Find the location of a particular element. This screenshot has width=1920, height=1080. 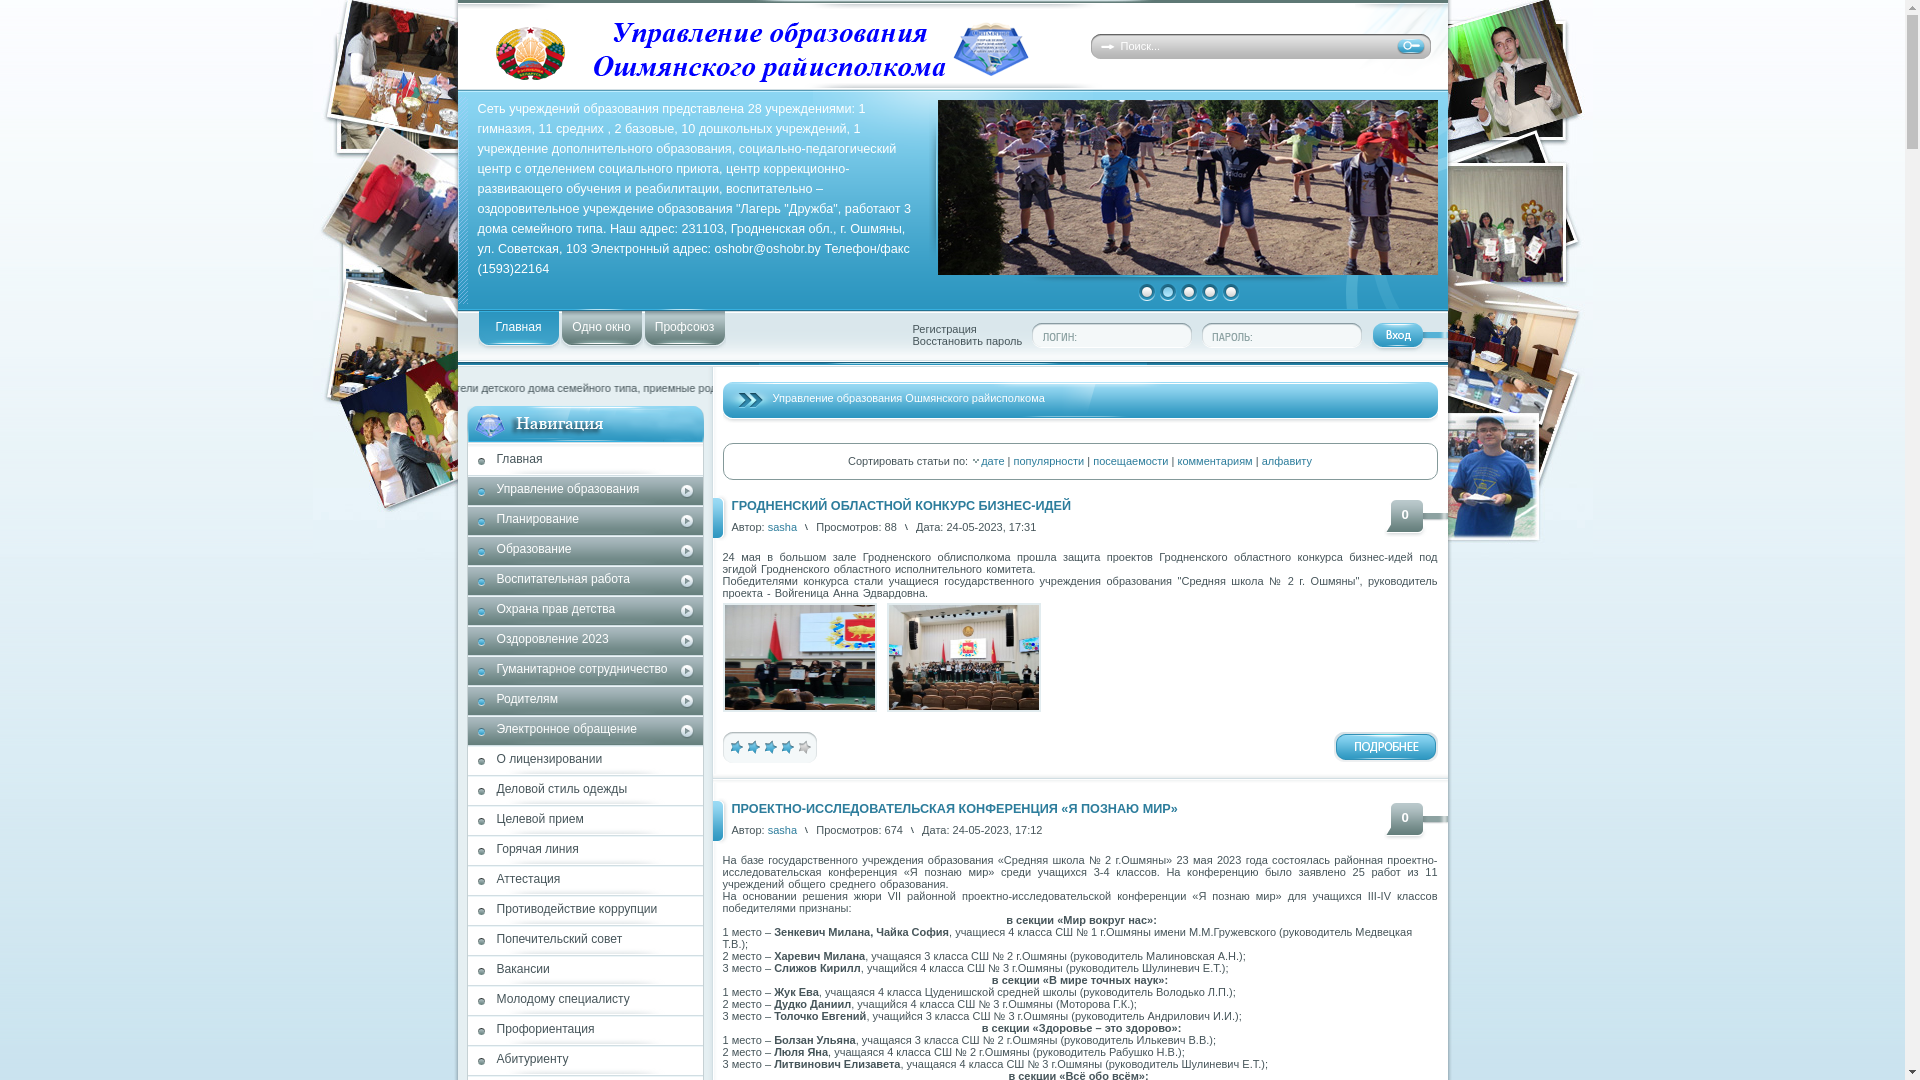

'2' is located at coordinates (751, 746).